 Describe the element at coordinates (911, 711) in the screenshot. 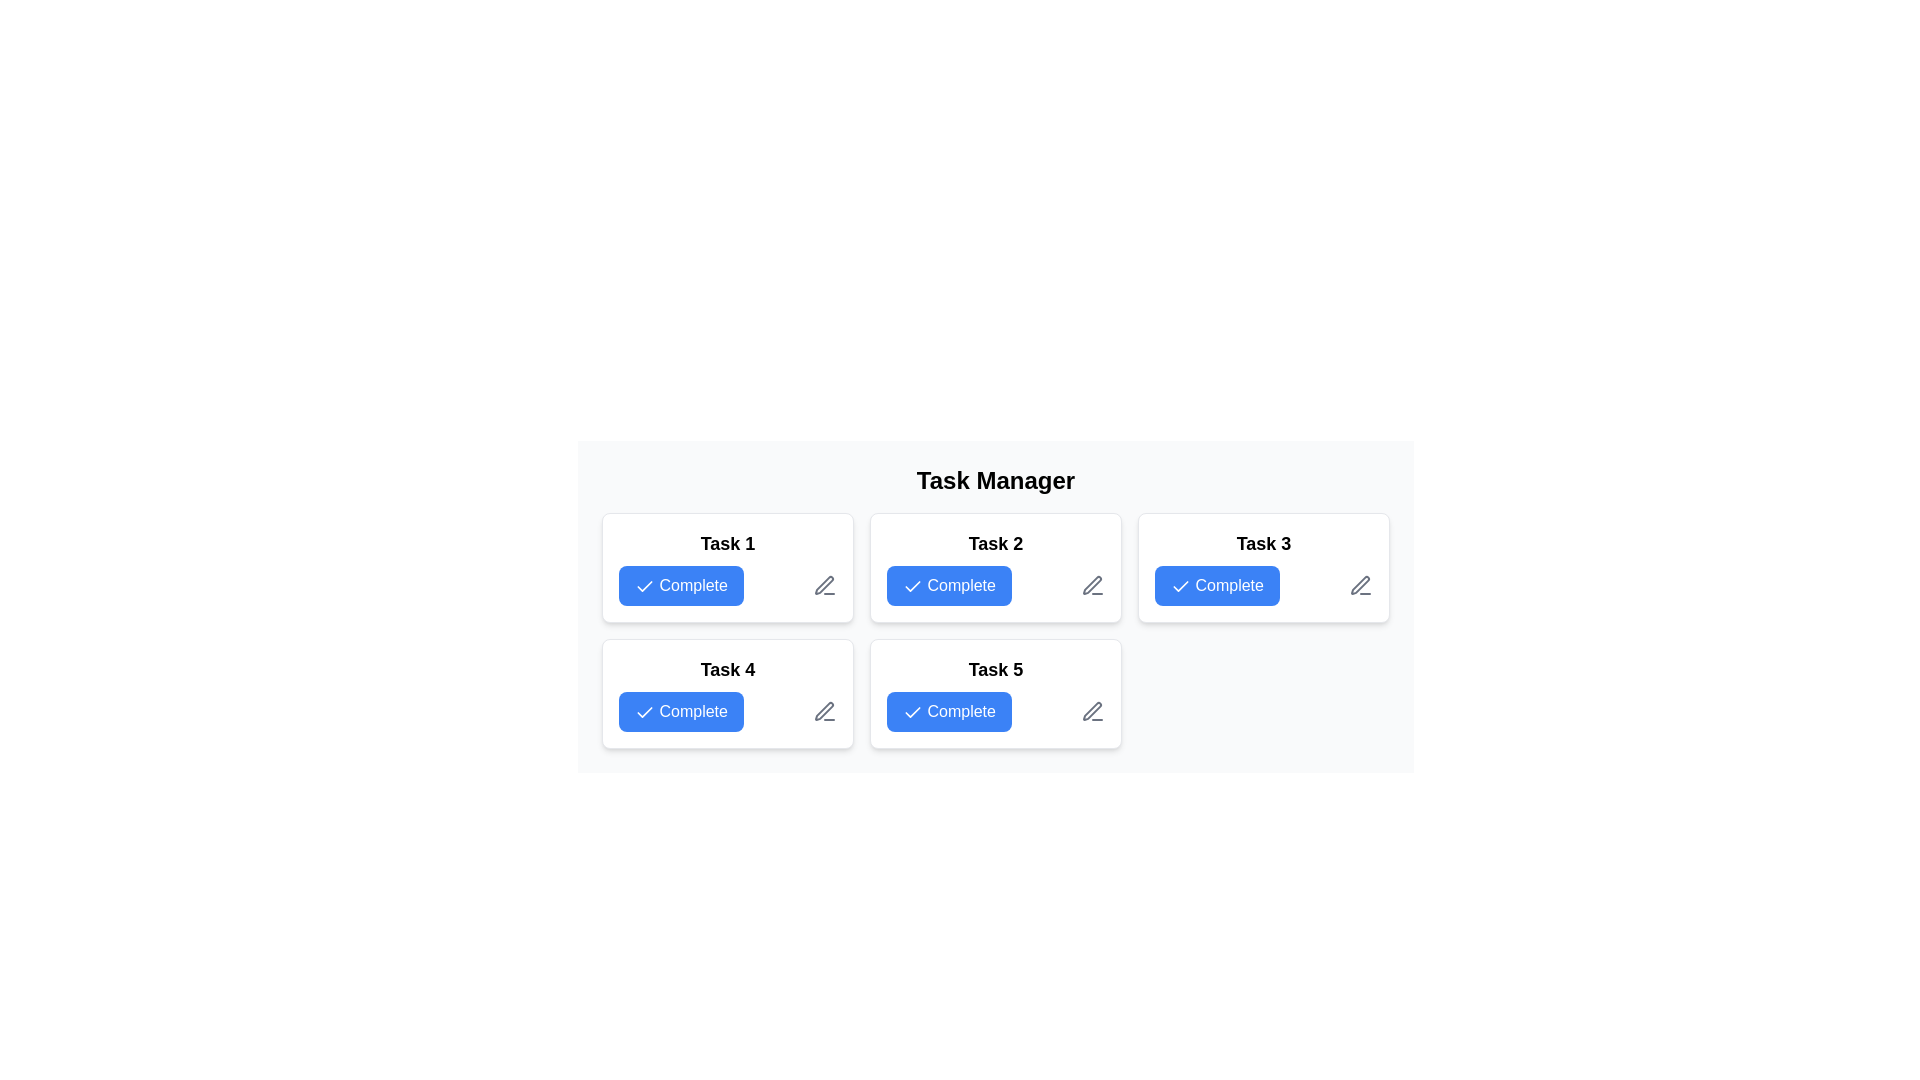

I see `the checkmark SVG icon within the blue 'Complete' button in the 'Task 5' card located in the task grid beneath the 'Task Manager' heading` at that location.